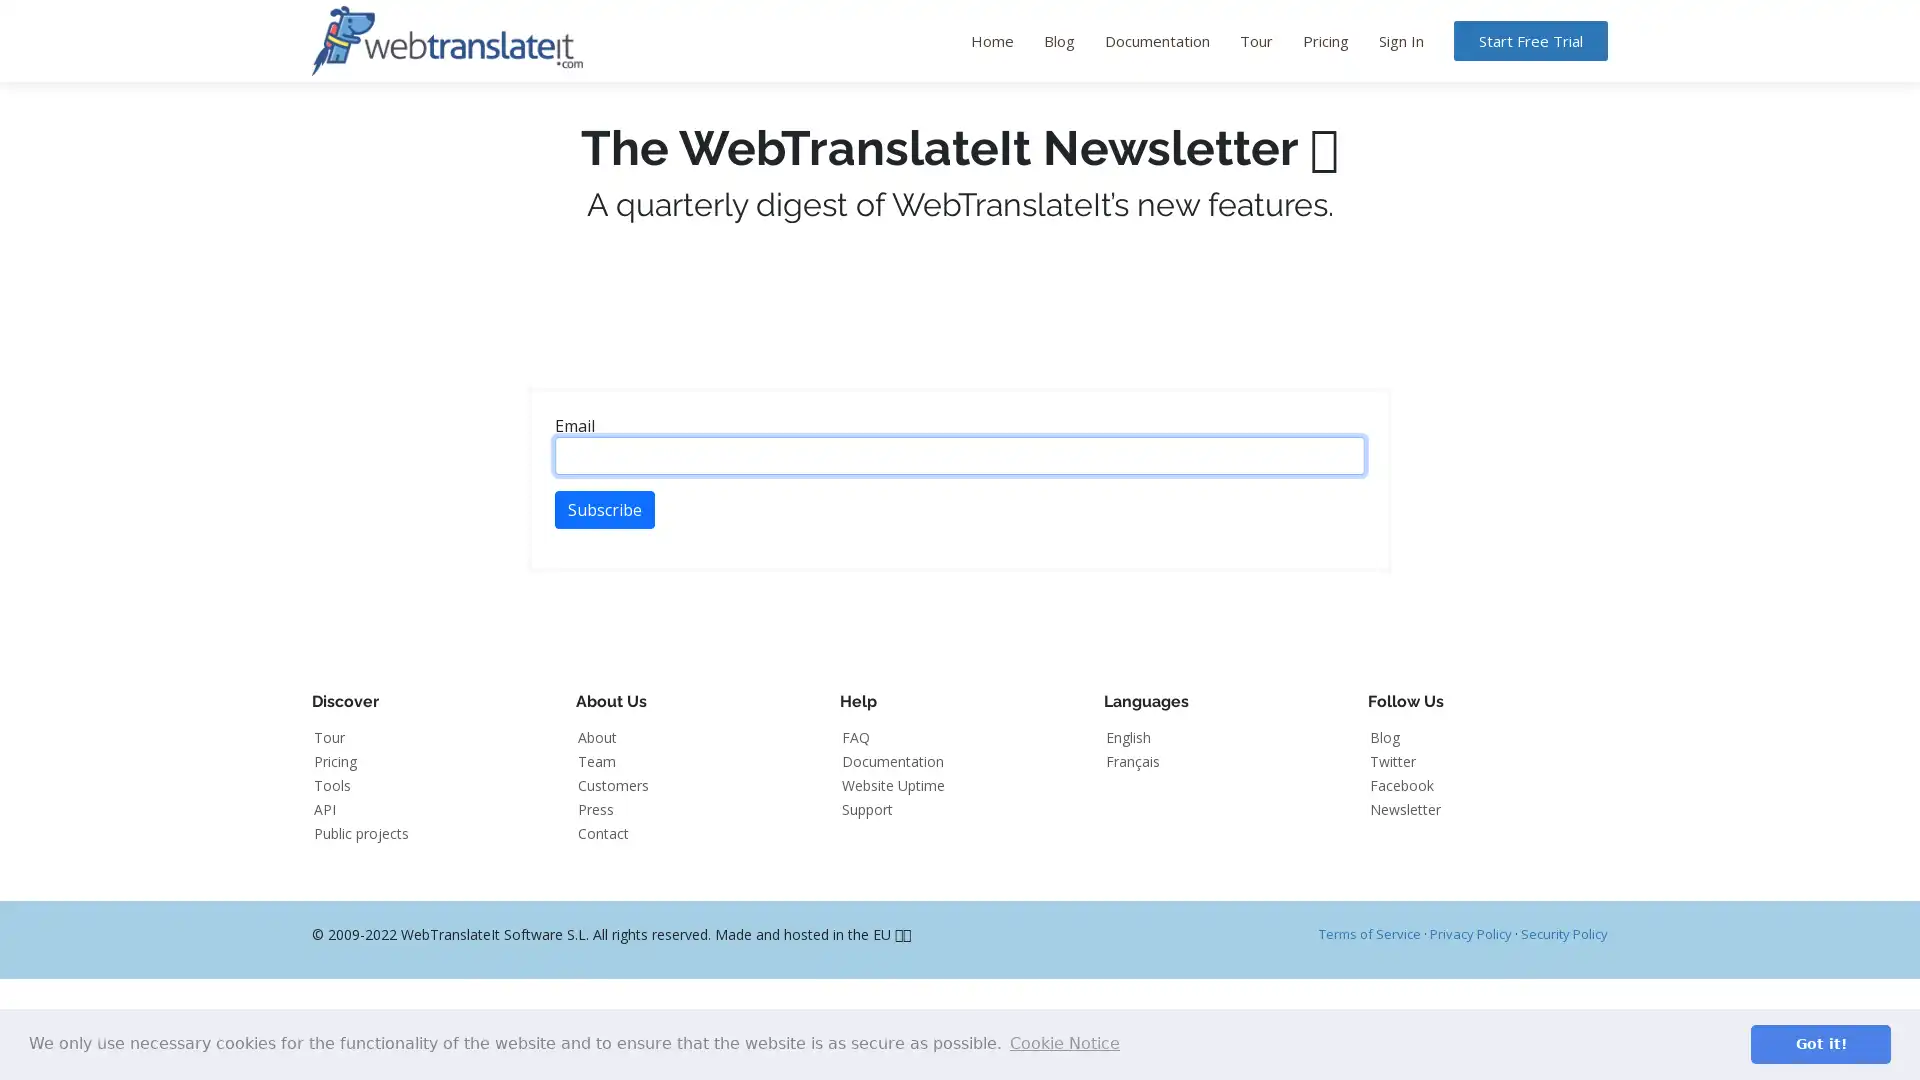  What do you see at coordinates (1063, 1043) in the screenshot?
I see `learn more about cookies` at bounding box center [1063, 1043].